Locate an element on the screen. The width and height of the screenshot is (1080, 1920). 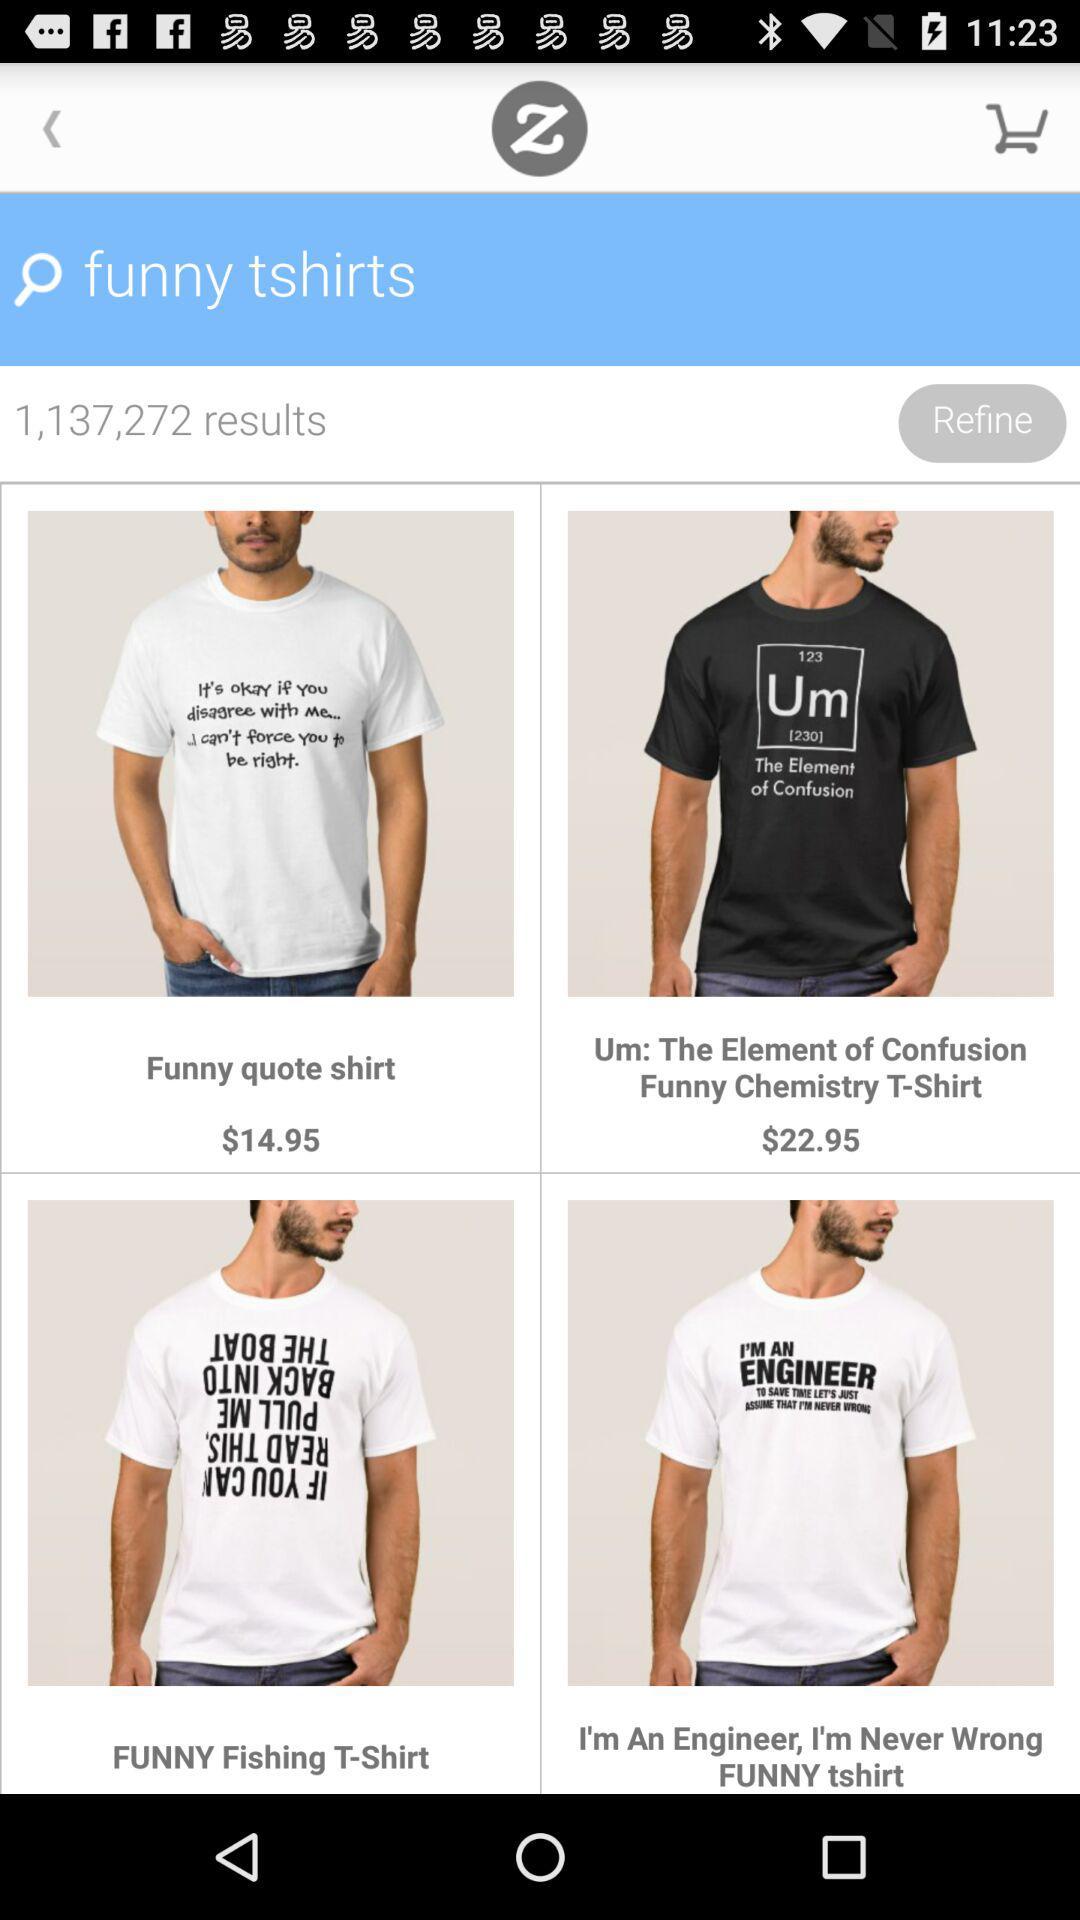
cart is located at coordinates (1017, 127).